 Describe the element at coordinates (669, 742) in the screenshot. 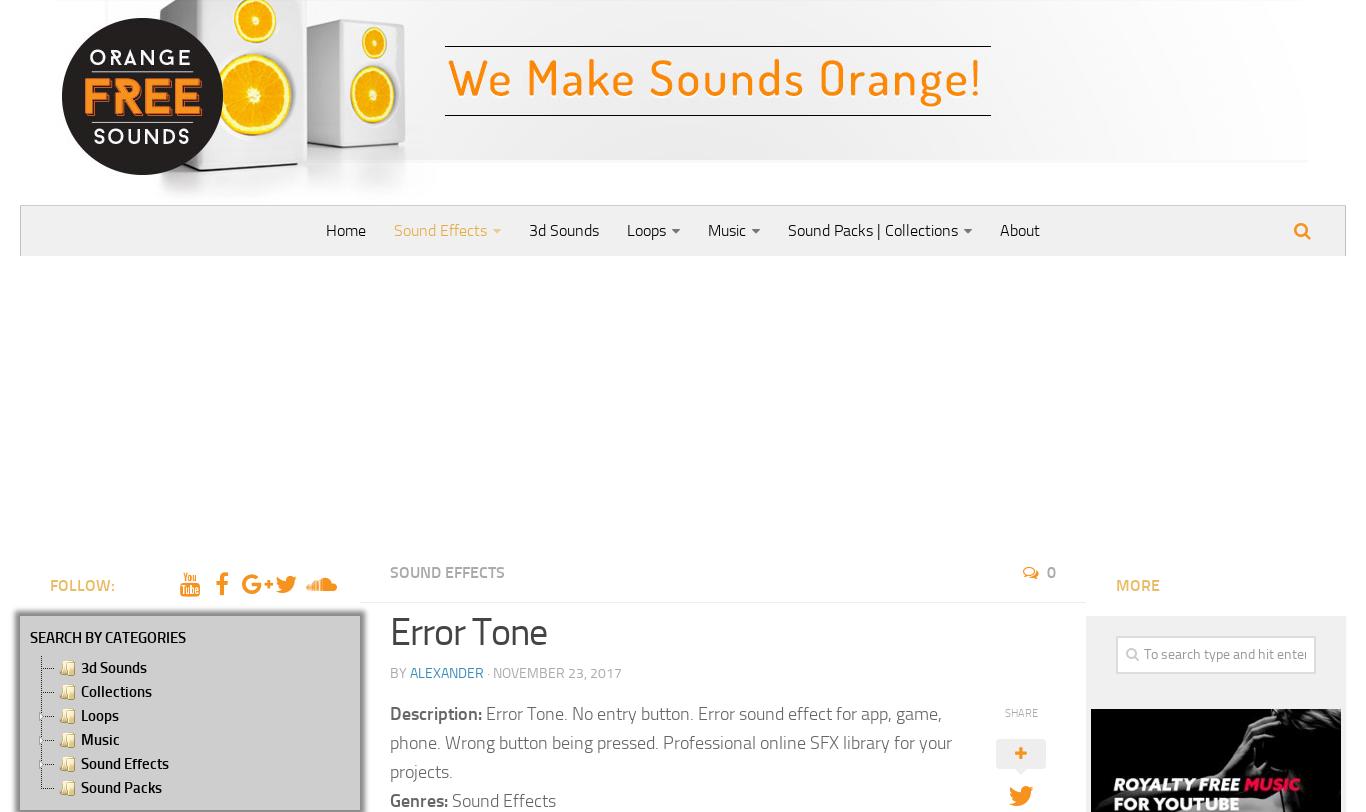

I see `'Error Tone. No entry button. Error sound effect for app, game, phone. Wrong button being pressed. Professional online SFX library for your projects.'` at that location.